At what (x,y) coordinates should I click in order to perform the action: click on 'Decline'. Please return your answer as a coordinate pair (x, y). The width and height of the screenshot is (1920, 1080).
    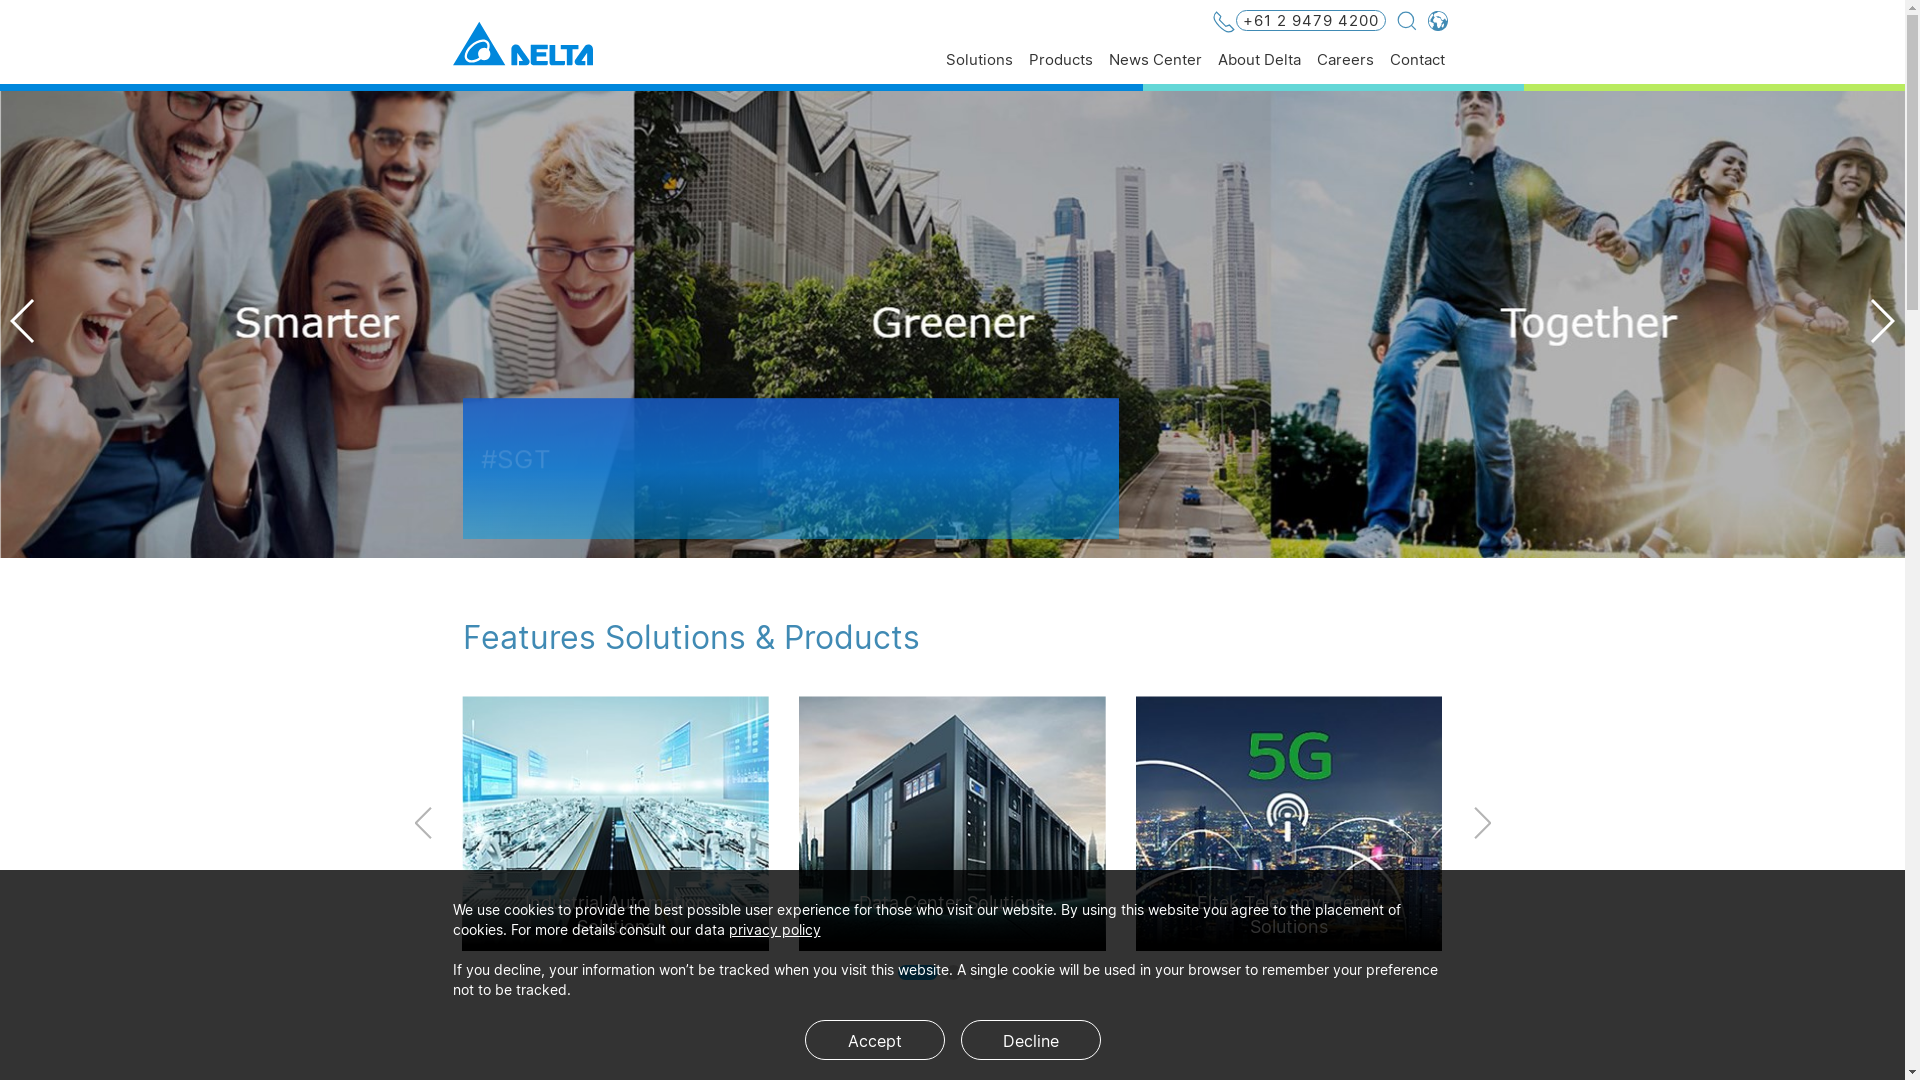
    Looking at the image, I should click on (1030, 1039).